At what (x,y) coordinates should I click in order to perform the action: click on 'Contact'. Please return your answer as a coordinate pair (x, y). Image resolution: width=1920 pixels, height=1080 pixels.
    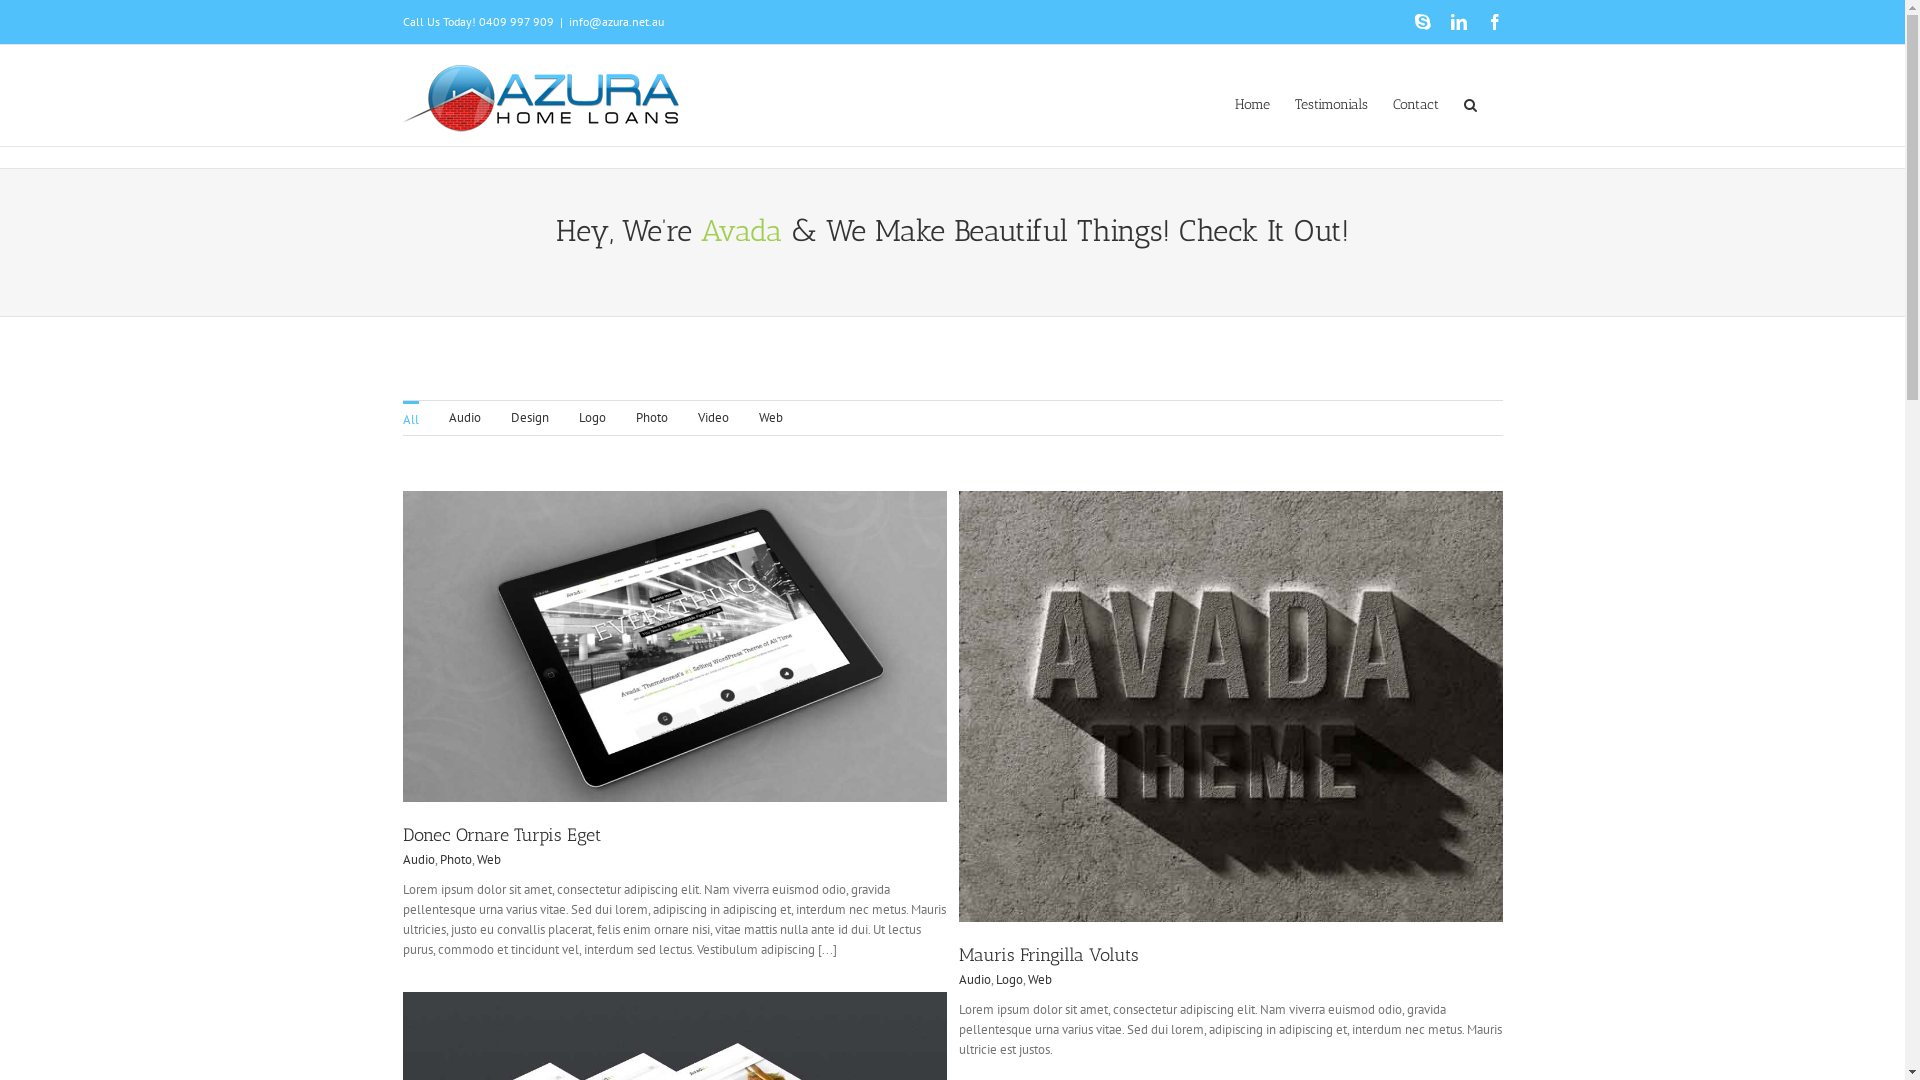
    Looking at the image, I should click on (1391, 103).